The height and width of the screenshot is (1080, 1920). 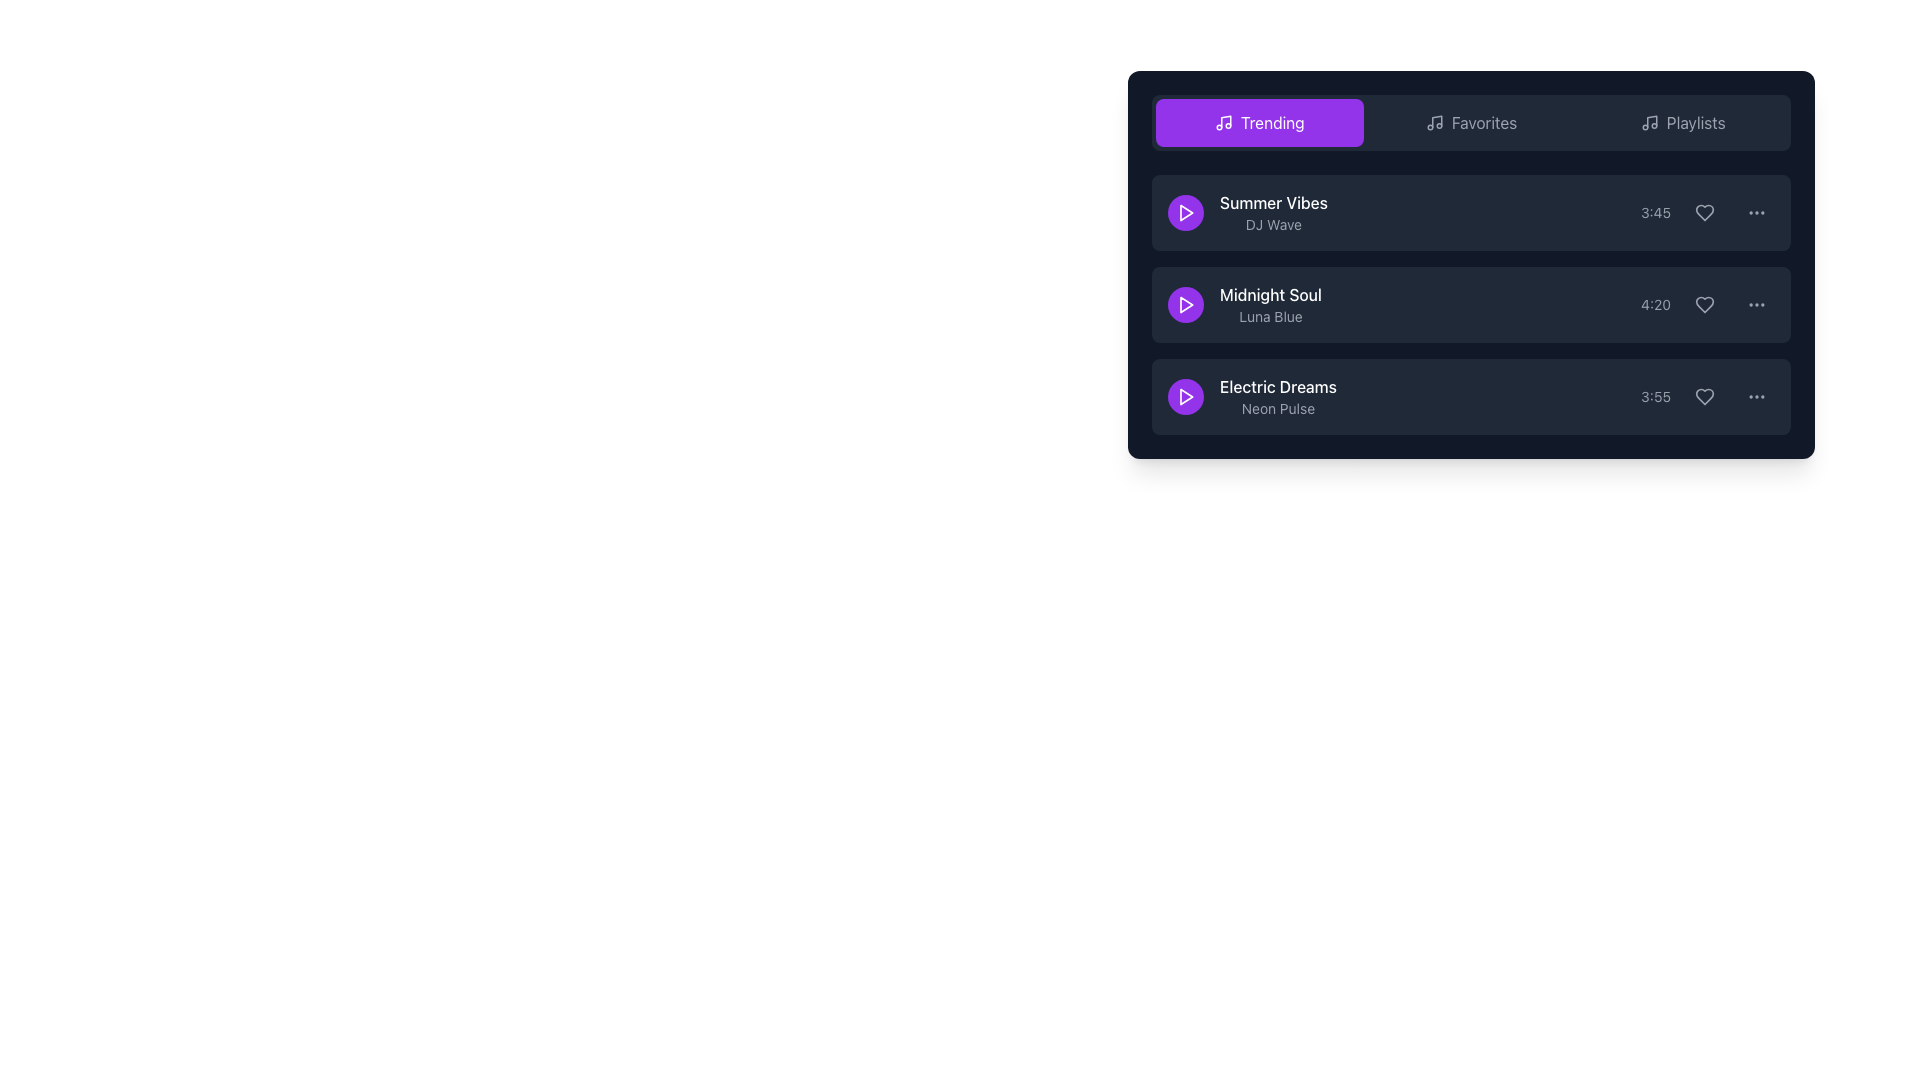 I want to click on the second list item labeled 'Midnight Soul' which has a play button on the left and a timestamp '4:20' on the right, so click(x=1471, y=304).